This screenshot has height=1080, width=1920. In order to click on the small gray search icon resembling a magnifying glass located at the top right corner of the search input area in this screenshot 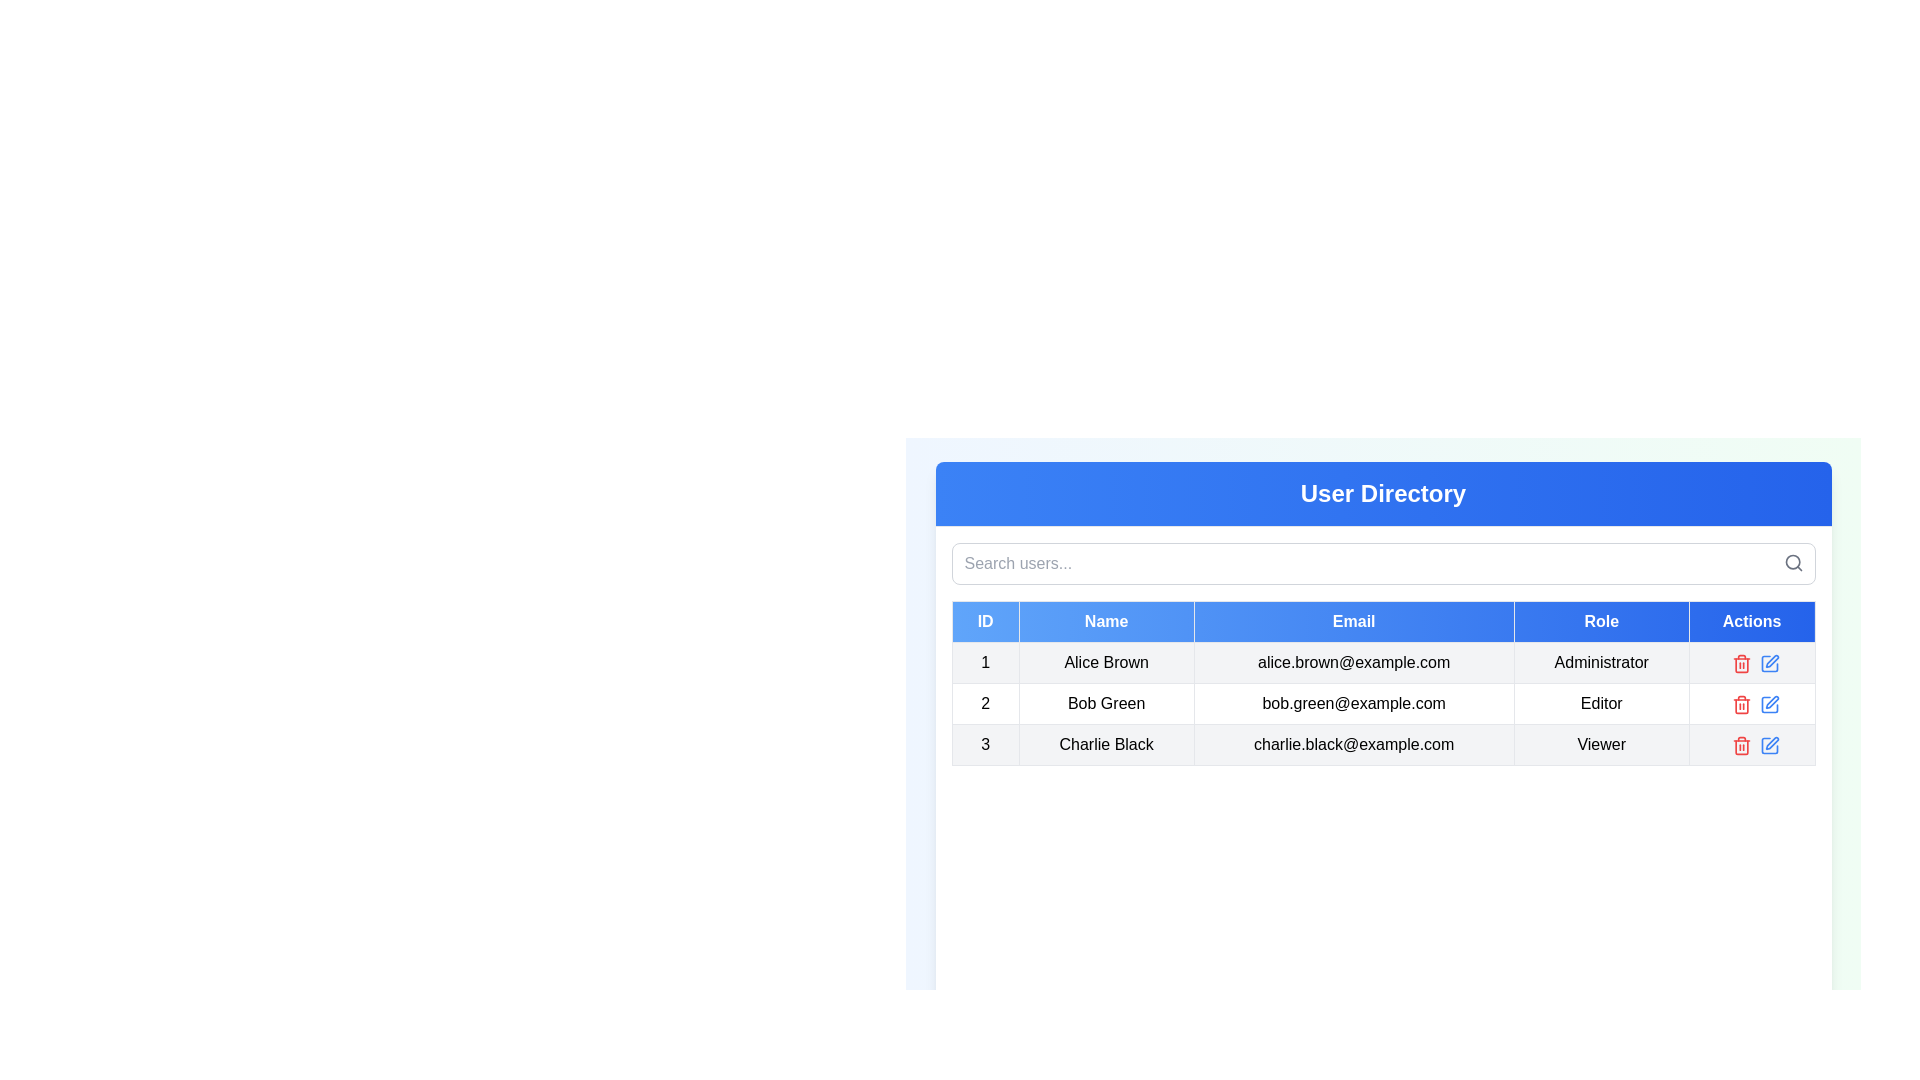, I will do `click(1793, 563)`.